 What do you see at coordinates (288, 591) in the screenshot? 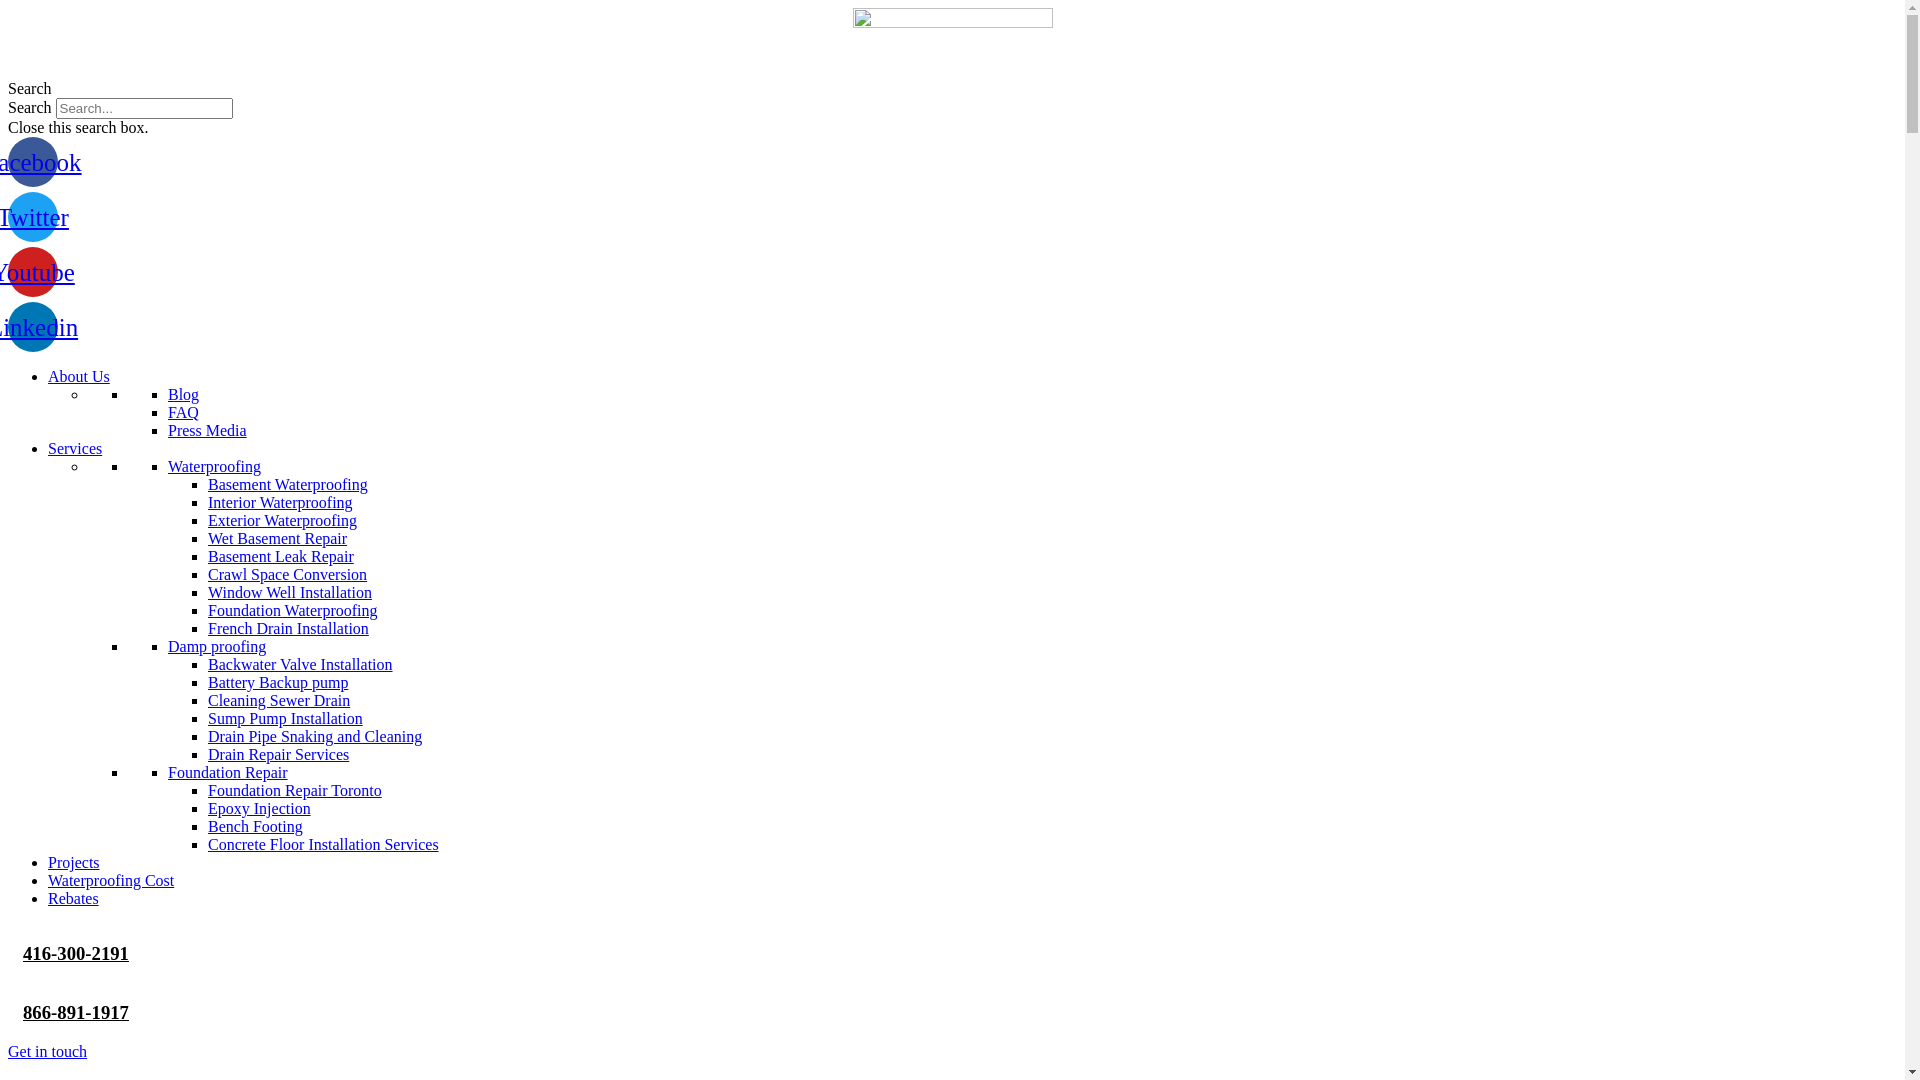
I see `'Window Well Installation'` at bounding box center [288, 591].